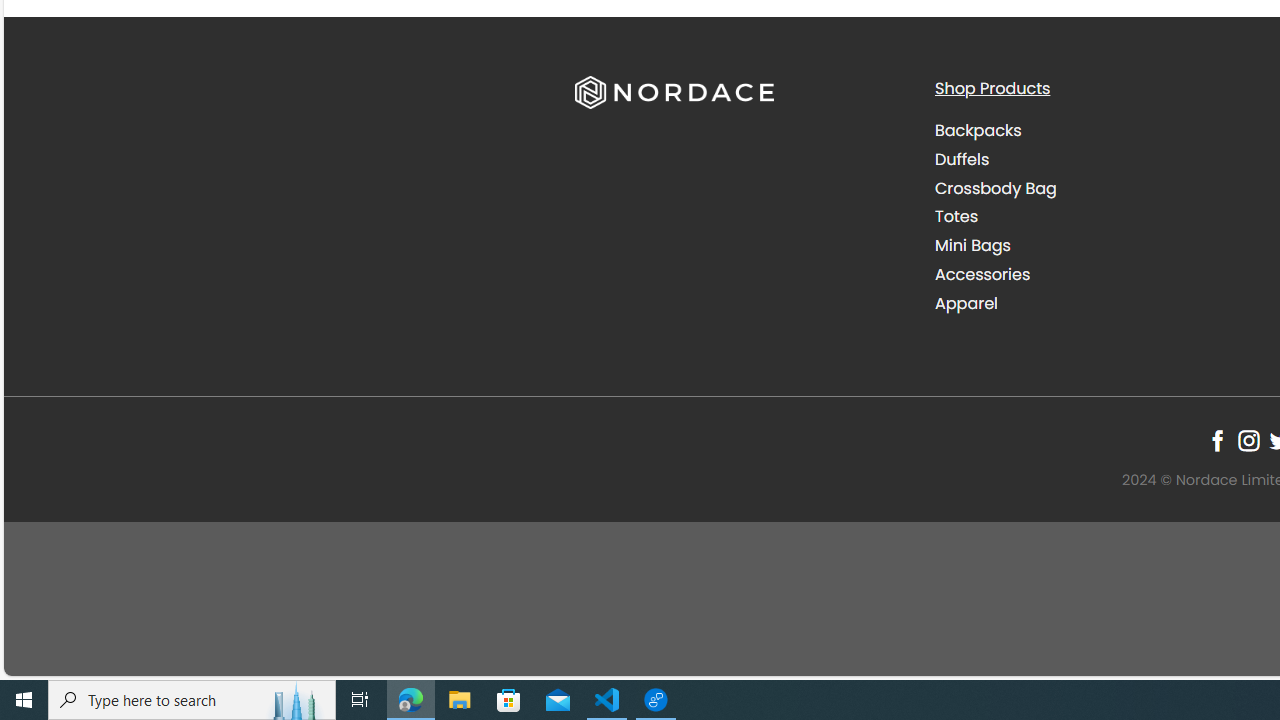 This screenshot has width=1280, height=720. What do you see at coordinates (1216, 440) in the screenshot?
I see `'Follow on Facebook'` at bounding box center [1216, 440].